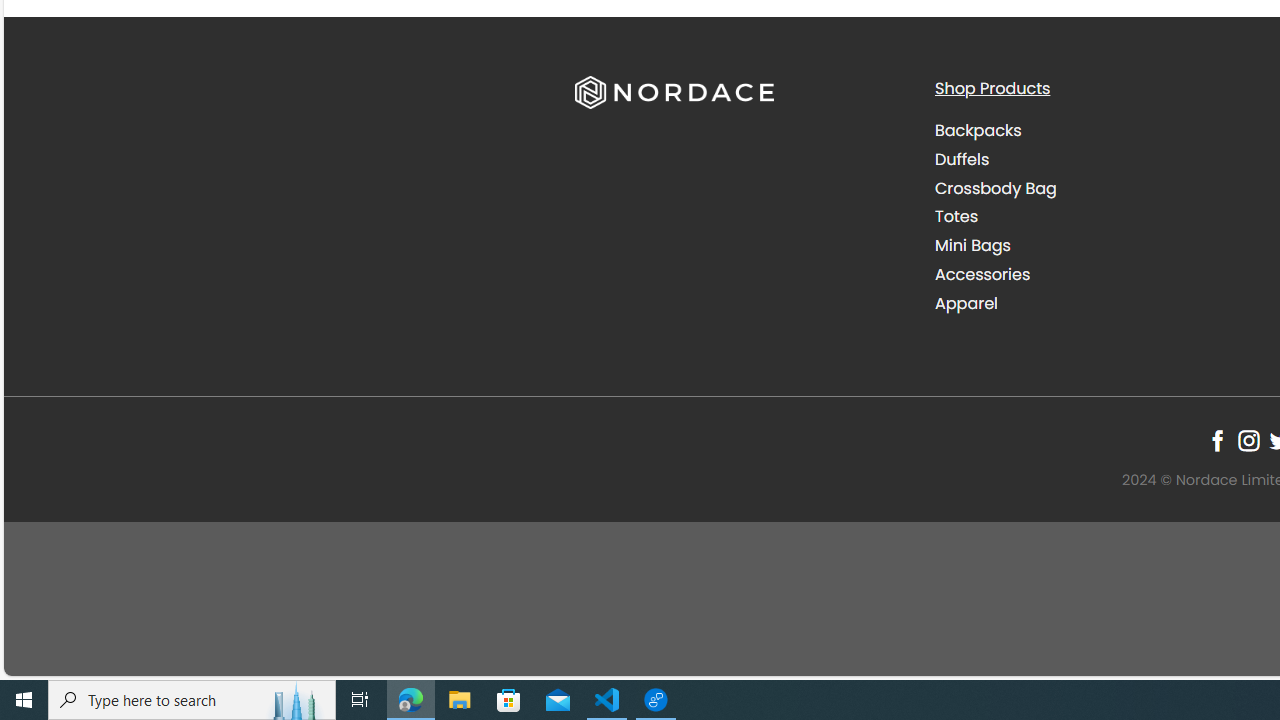 This screenshot has width=1280, height=720. What do you see at coordinates (1216, 440) in the screenshot?
I see `'Follow on Facebook'` at bounding box center [1216, 440].